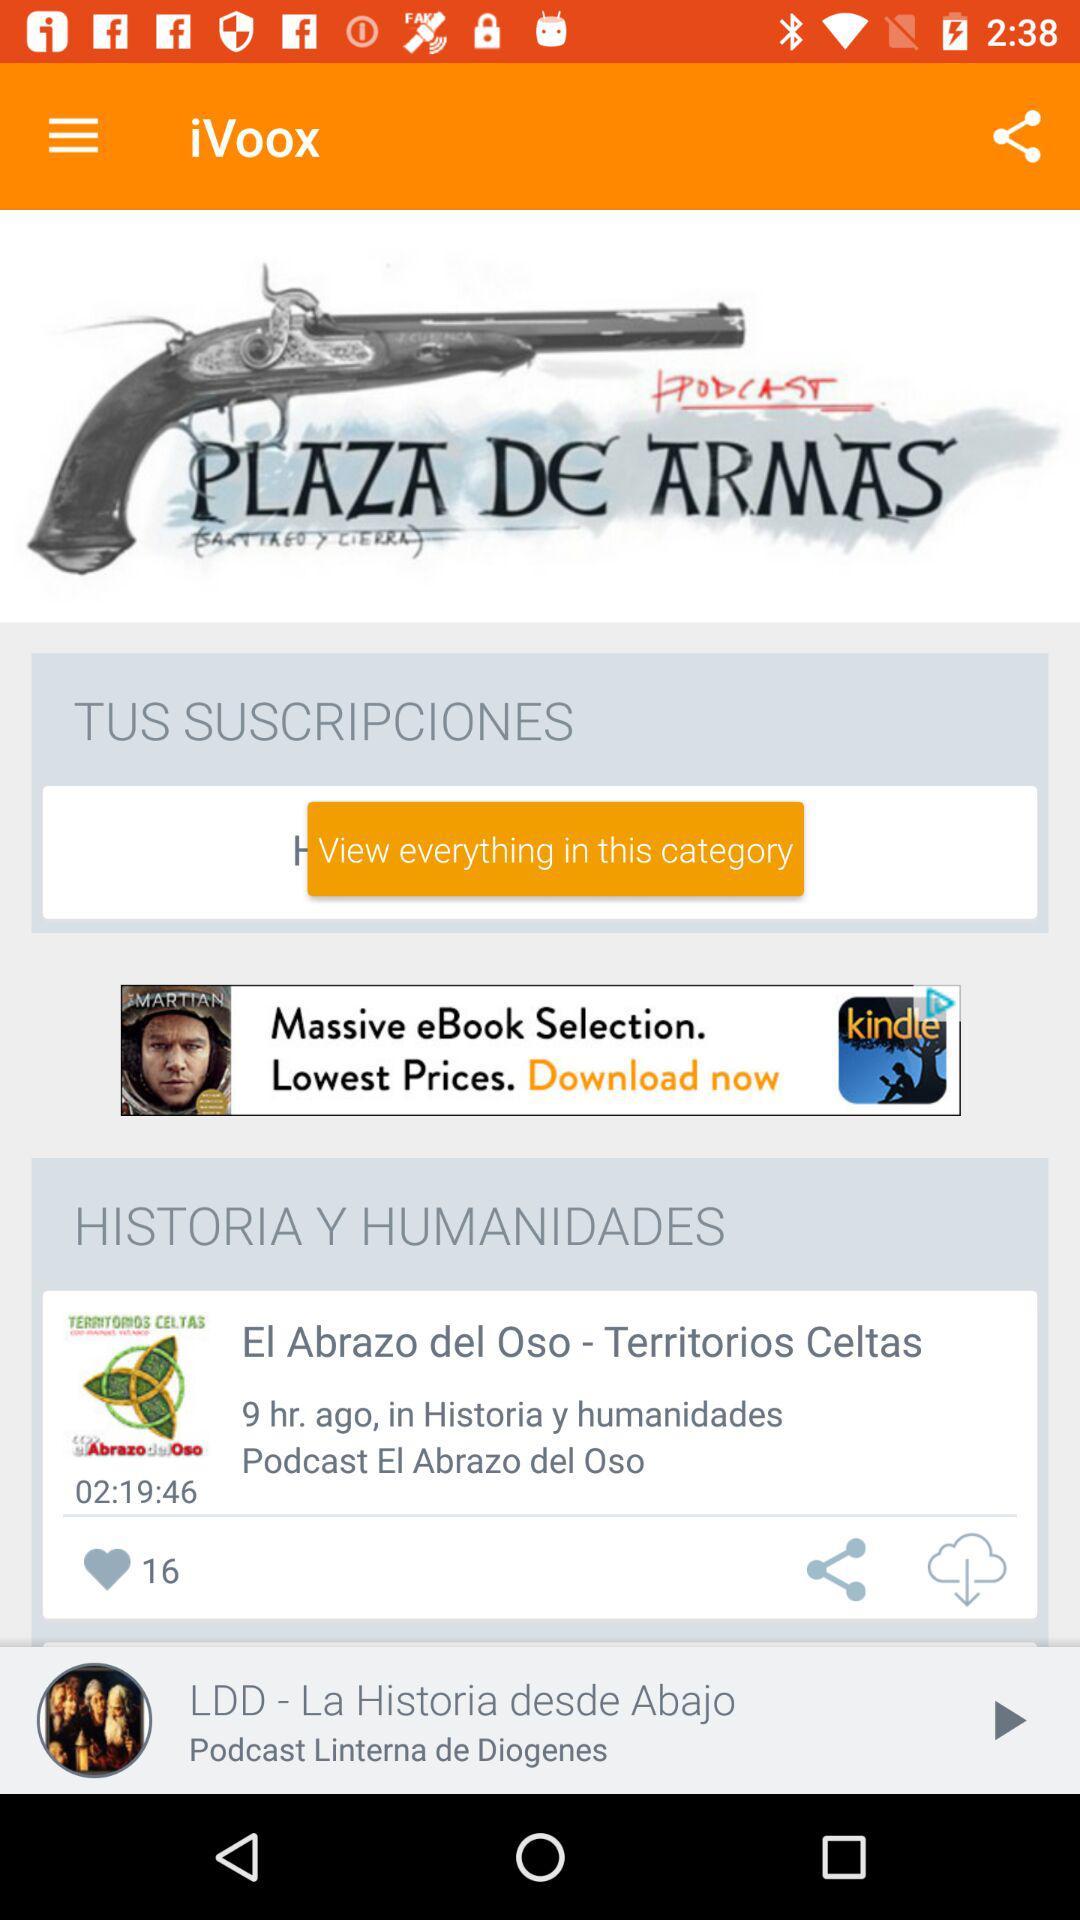 The width and height of the screenshot is (1080, 1920). I want to click on advertisement, so click(540, 1049).